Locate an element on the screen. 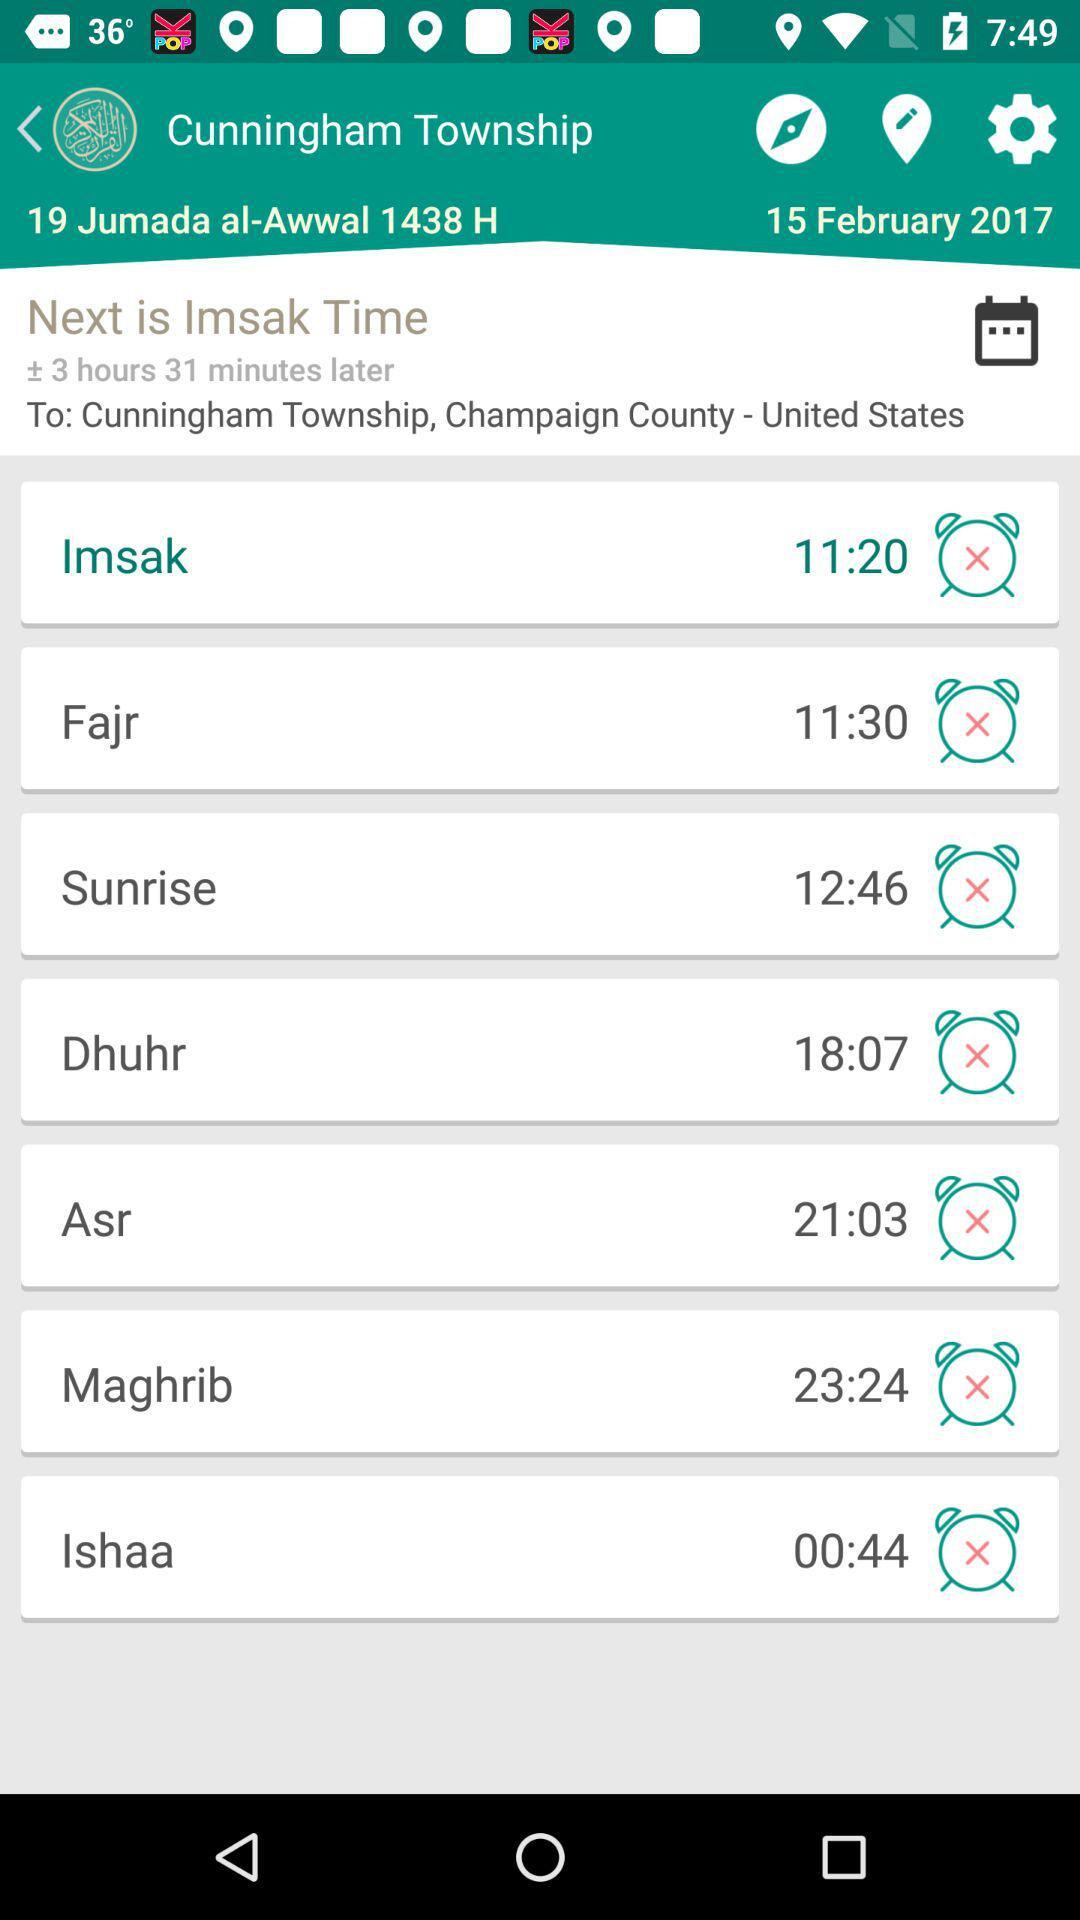 Image resolution: width=1080 pixels, height=1920 pixels. the date_range icon is located at coordinates (1006, 330).